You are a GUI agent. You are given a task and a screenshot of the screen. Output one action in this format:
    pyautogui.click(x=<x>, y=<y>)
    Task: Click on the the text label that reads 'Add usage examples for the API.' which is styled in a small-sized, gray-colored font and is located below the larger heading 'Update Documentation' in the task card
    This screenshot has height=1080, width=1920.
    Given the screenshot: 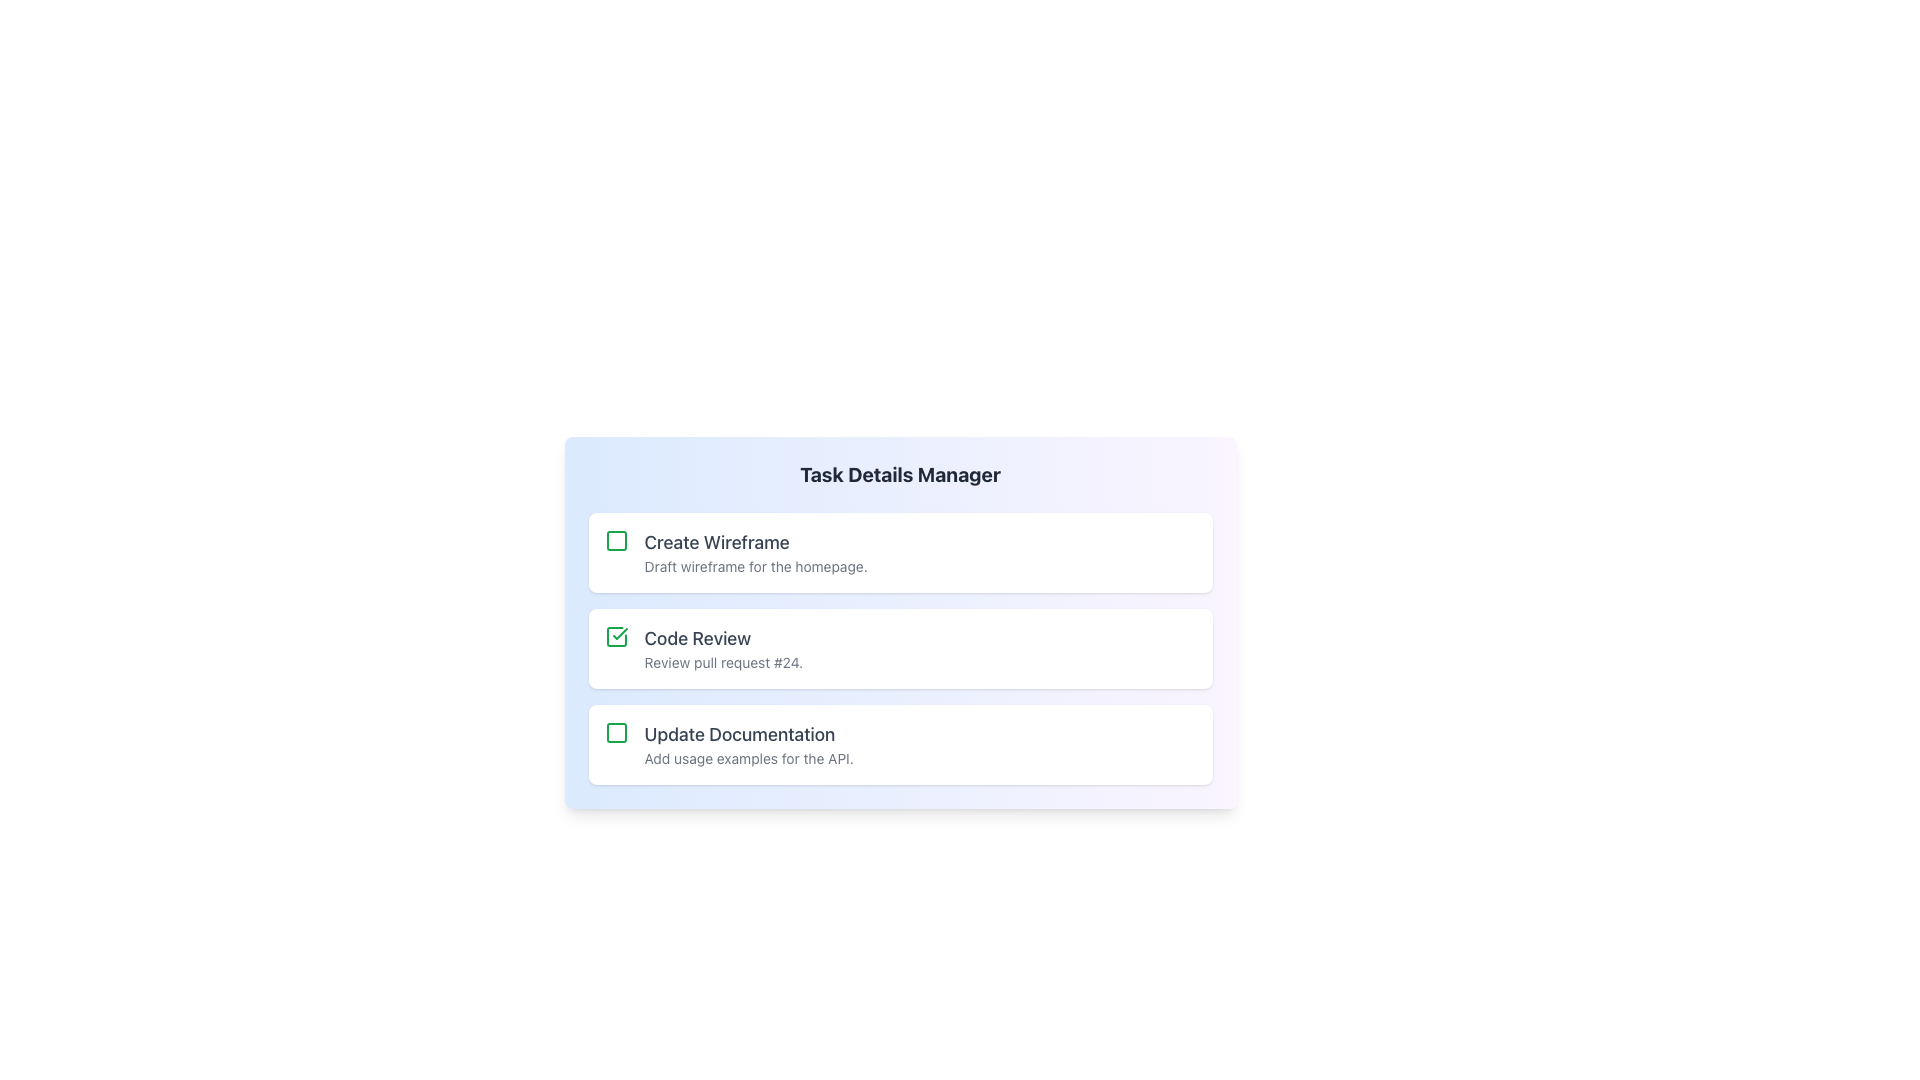 What is the action you would take?
    pyautogui.click(x=748, y=759)
    